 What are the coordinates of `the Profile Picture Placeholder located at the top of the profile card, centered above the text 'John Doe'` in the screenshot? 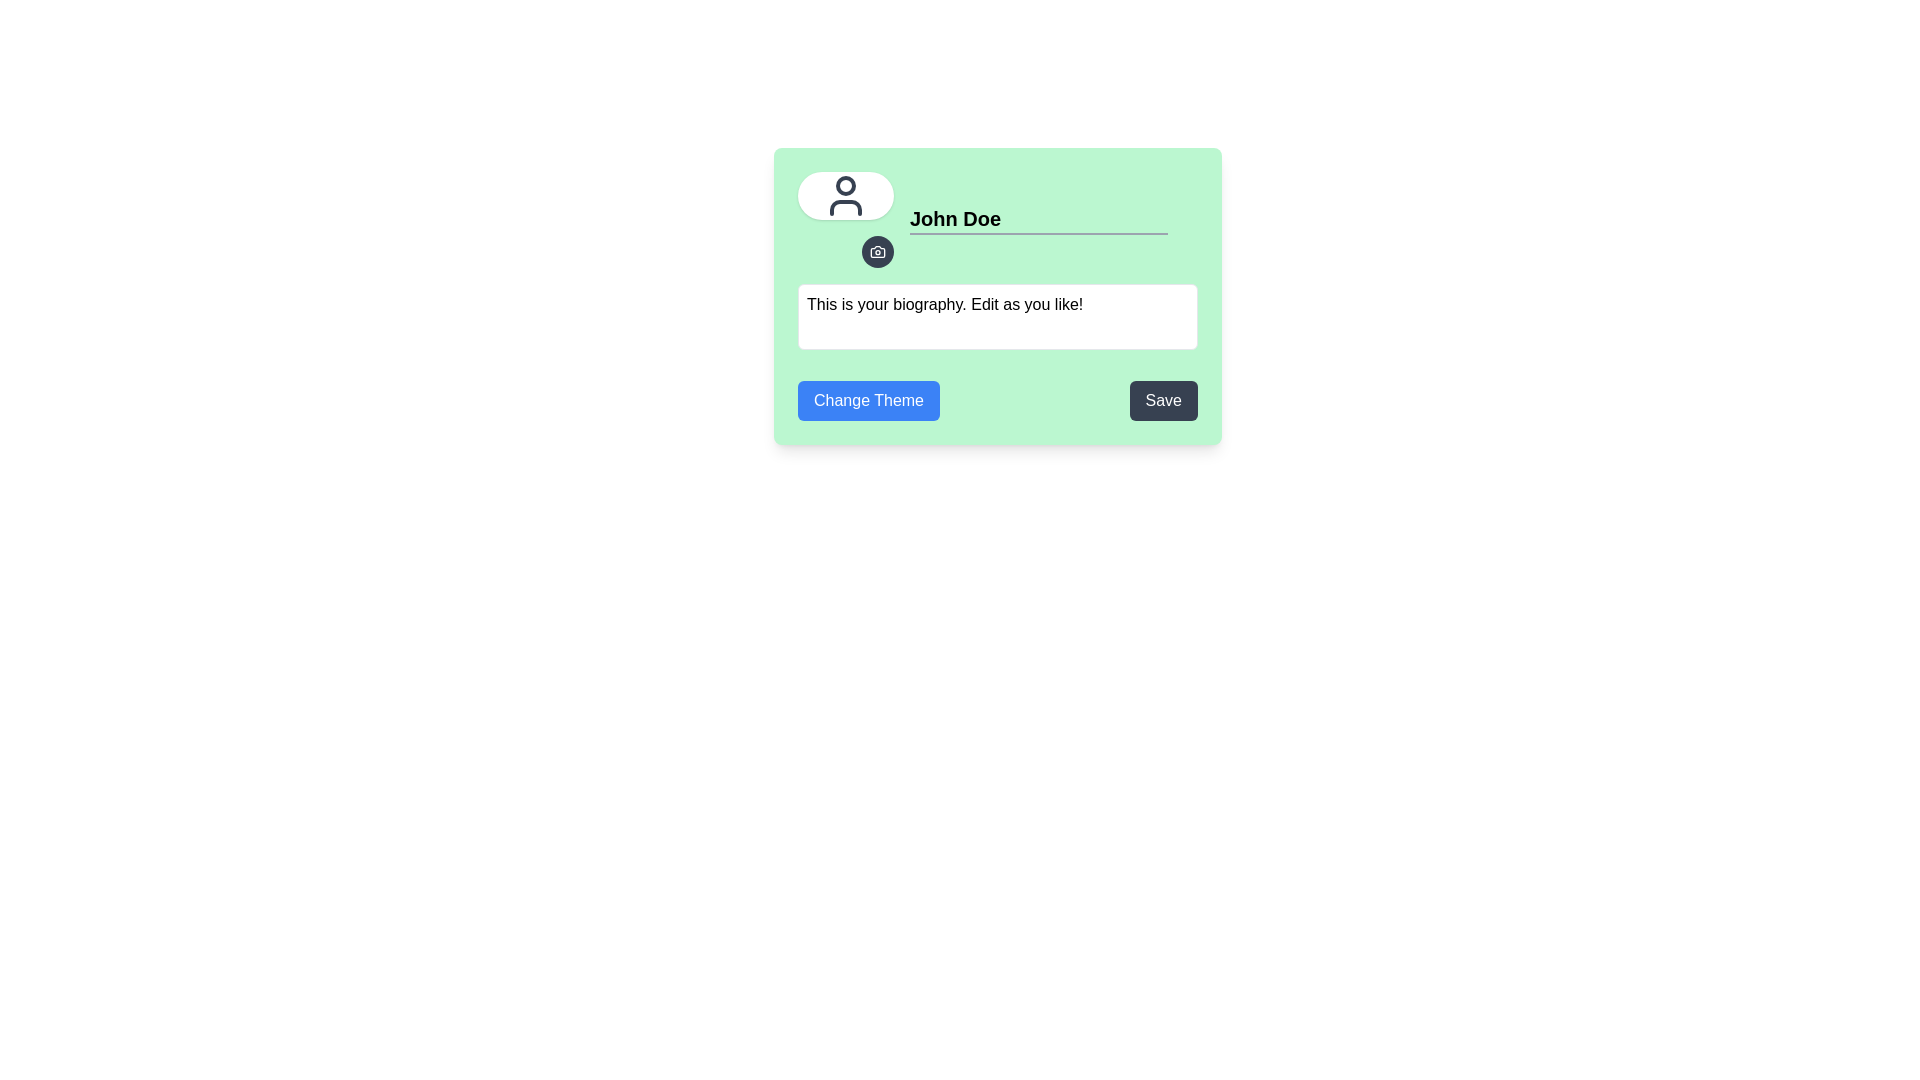 It's located at (845, 196).